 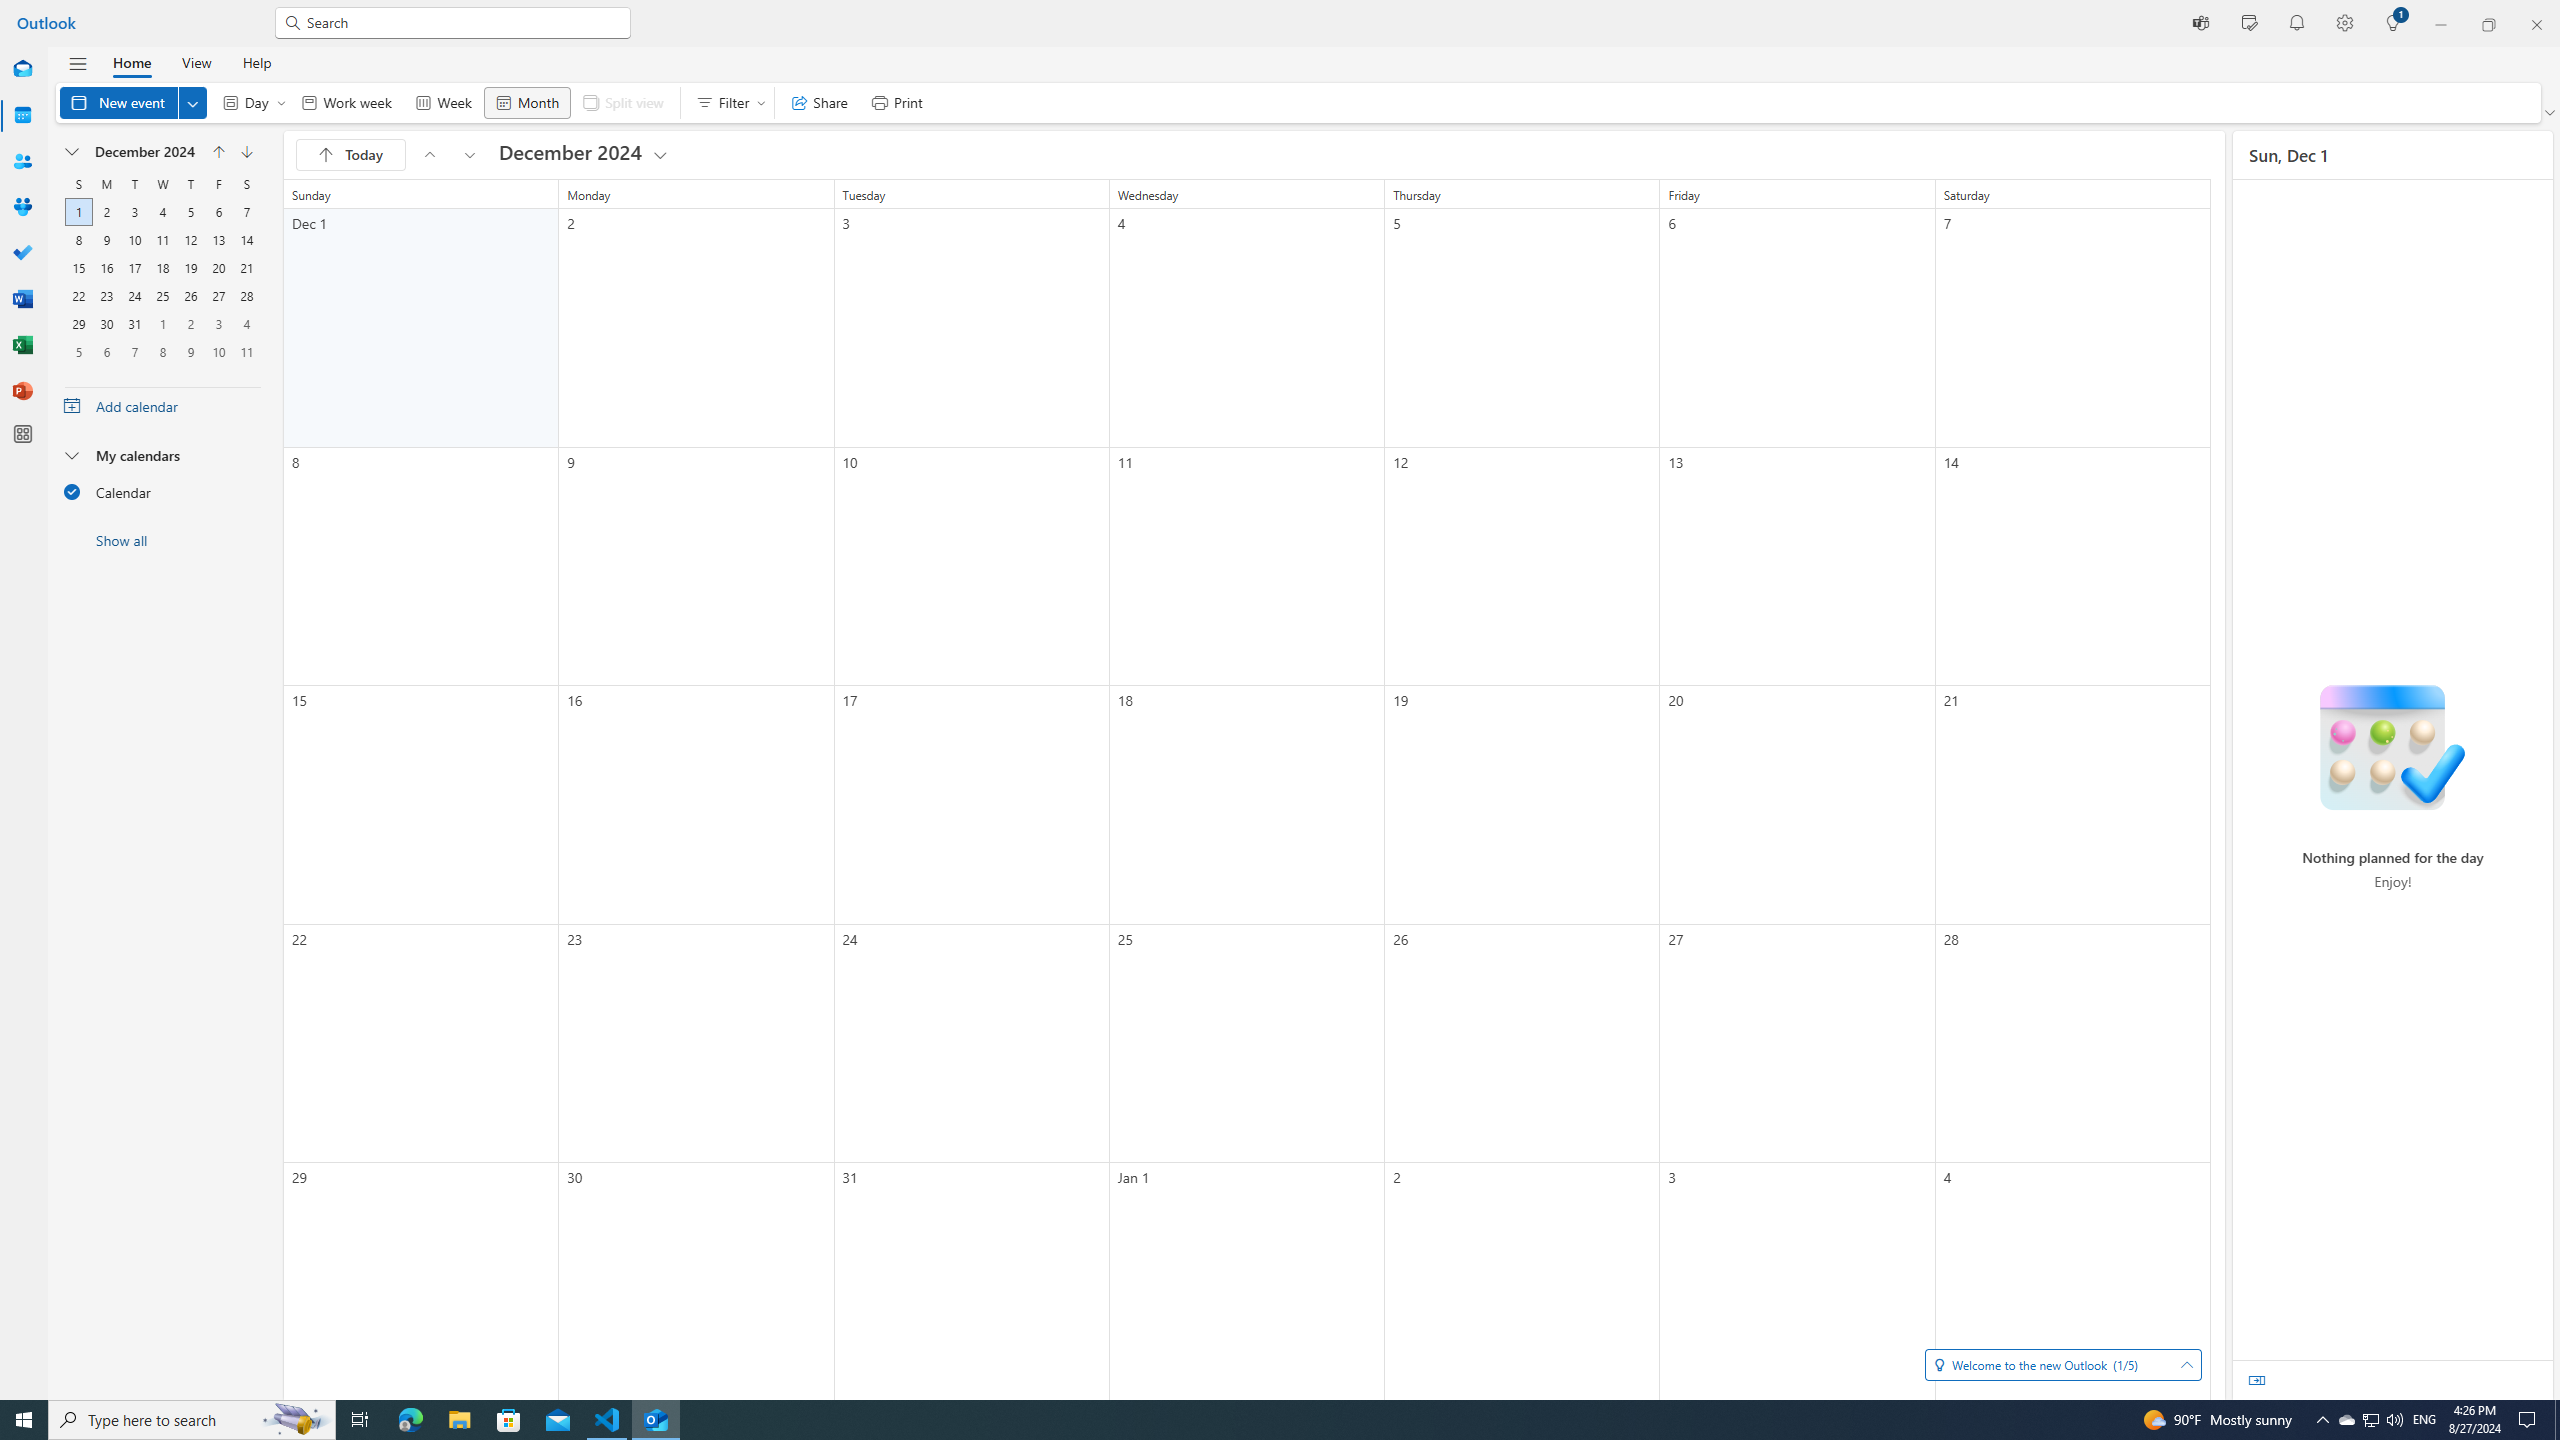 What do you see at coordinates (105, 211) in the screenshot?
I see `'2, December, 2024'` at bounding box center [105, 211].